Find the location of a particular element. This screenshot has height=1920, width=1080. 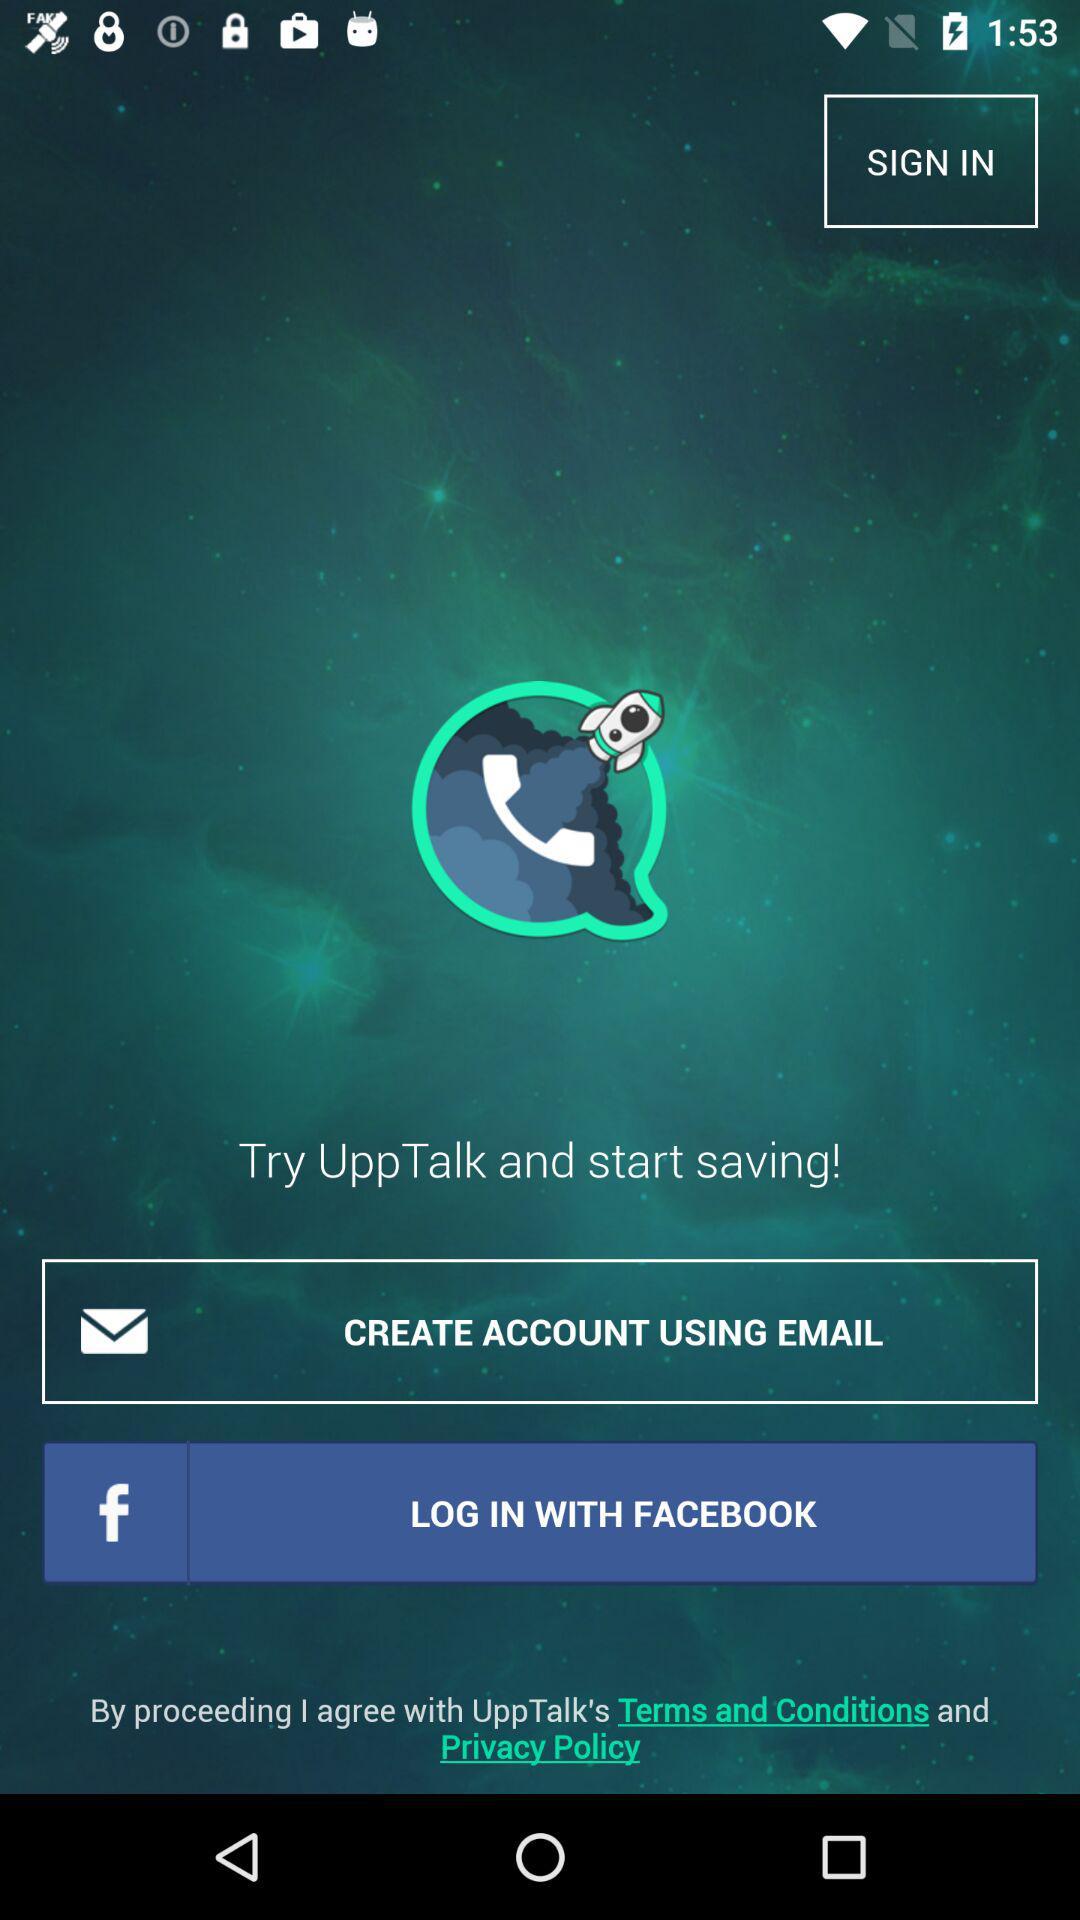

the sign in is located at coordinates (931, 161).